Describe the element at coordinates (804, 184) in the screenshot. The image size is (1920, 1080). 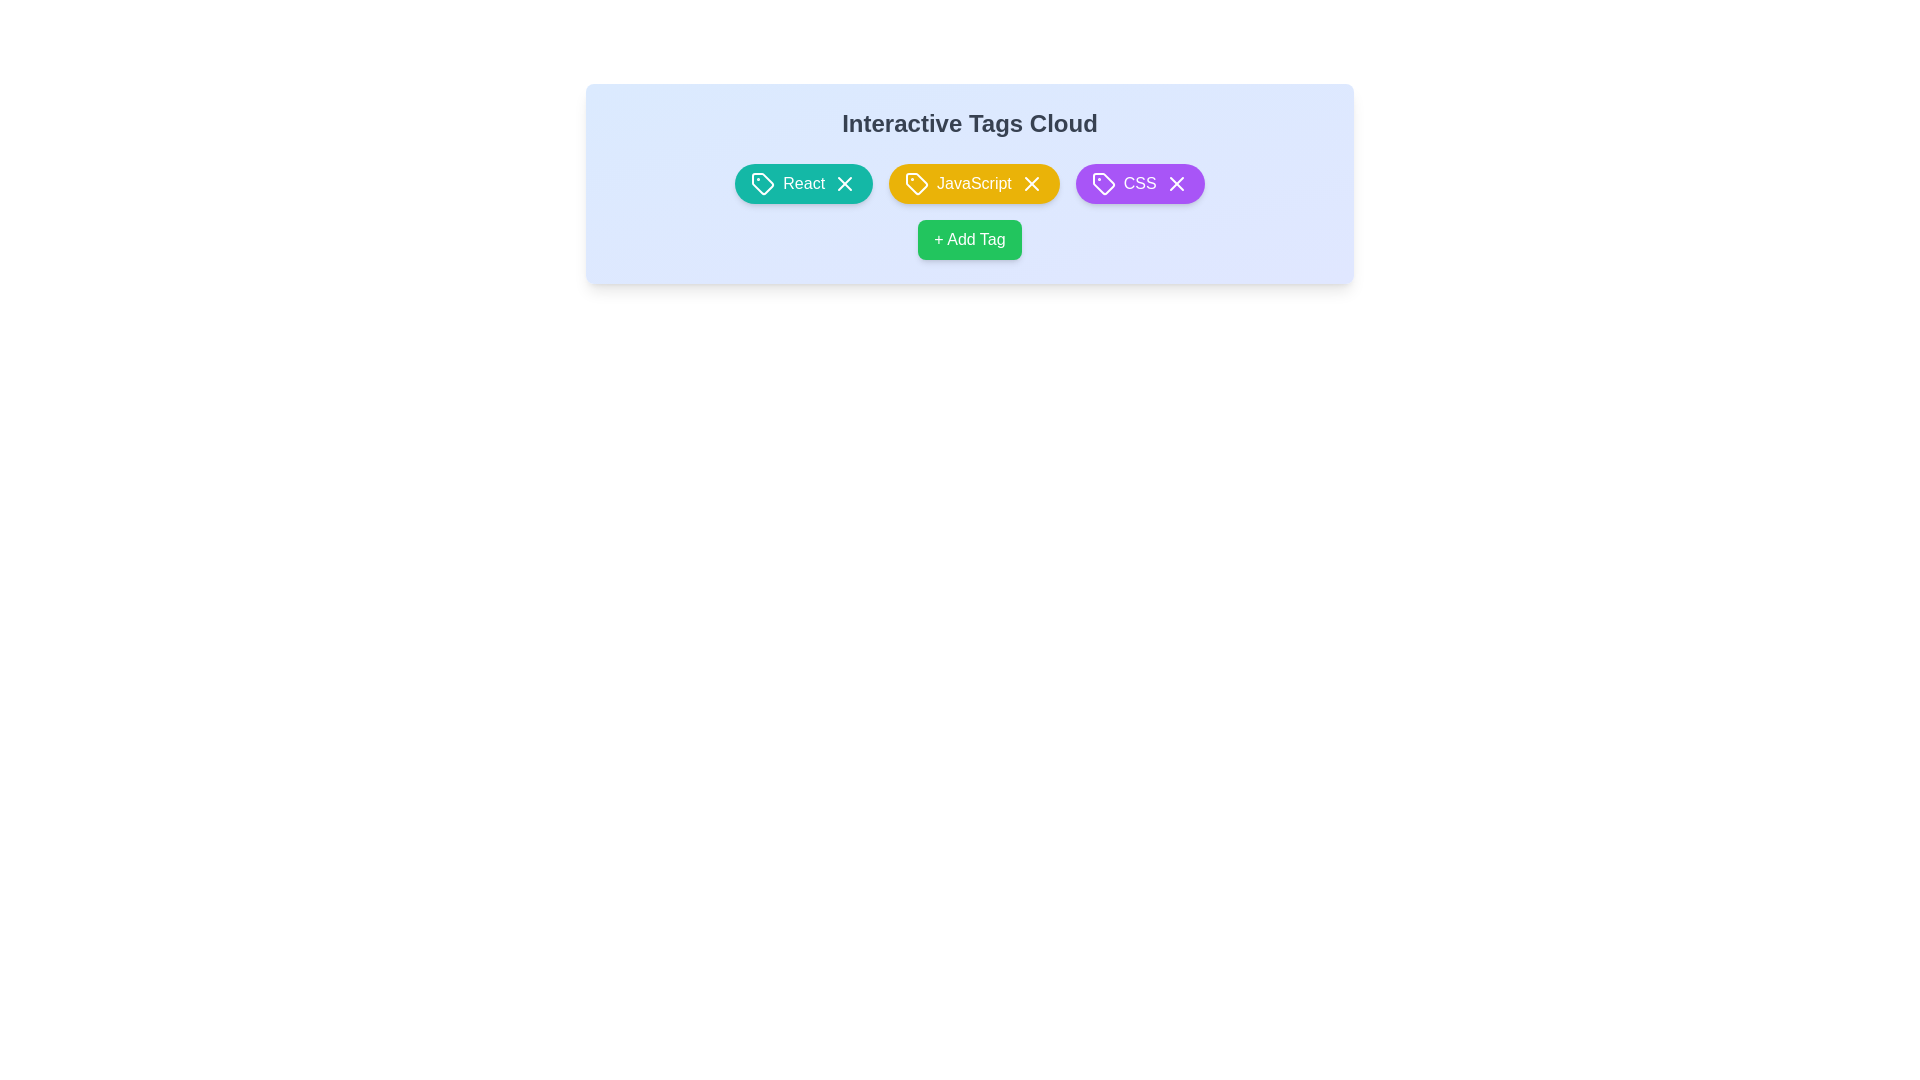
I see `the tag labeled React` at that location.